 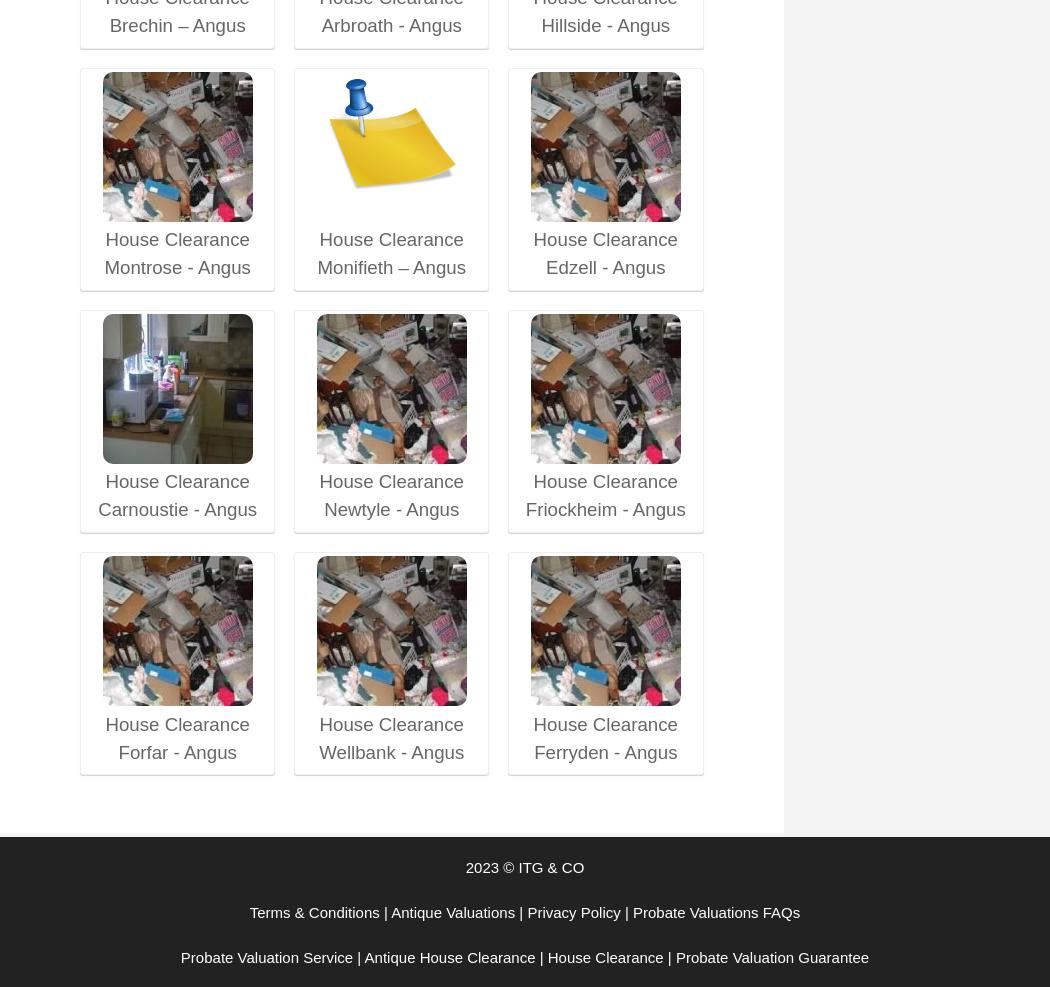 I want to click on 'House Clearance Monifieth – Angus', so click(x=391, y=253).